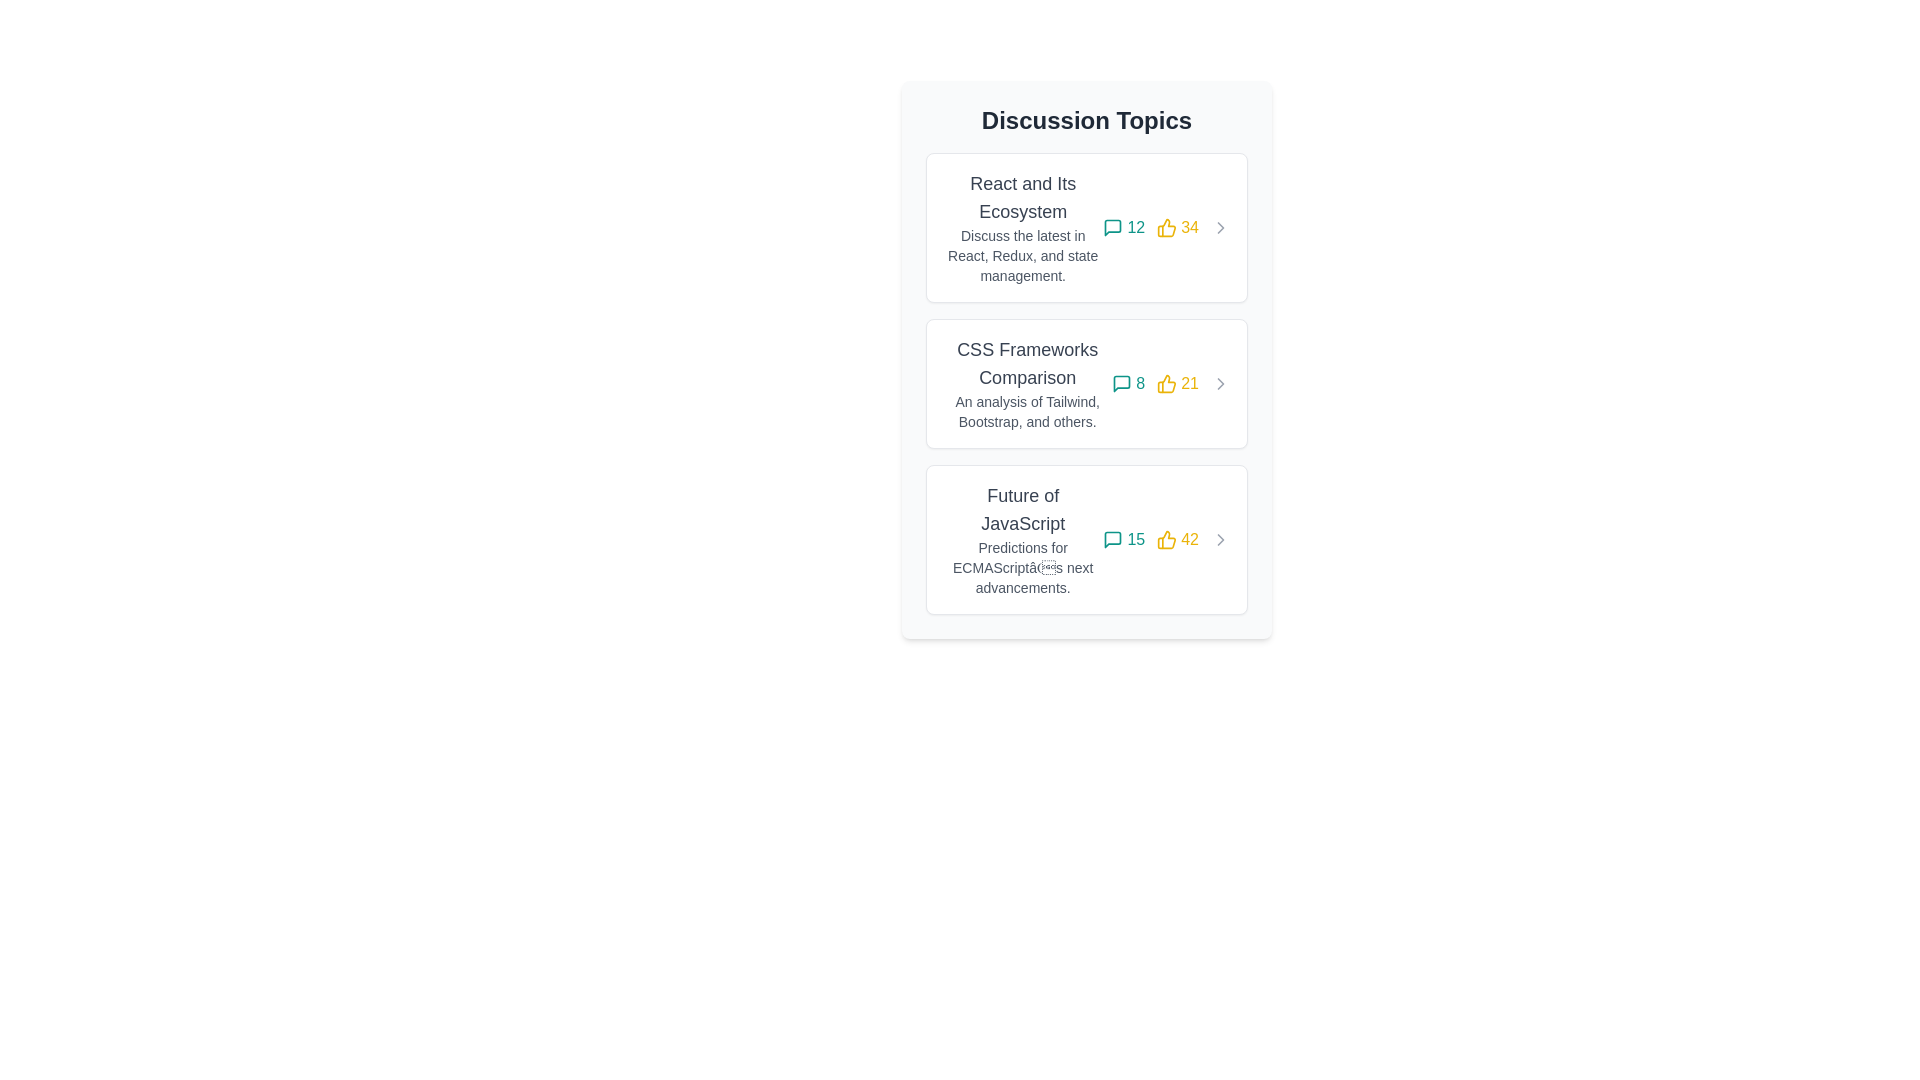 The height and width of the screenshot is (1080, 1920). I want to click on the graphical counter component indicating likes, which features a yellow thumbs-up icon and the number '42', located in the bottom-right corner of the card about 'Future of JavaScript', so click(1167, 540).